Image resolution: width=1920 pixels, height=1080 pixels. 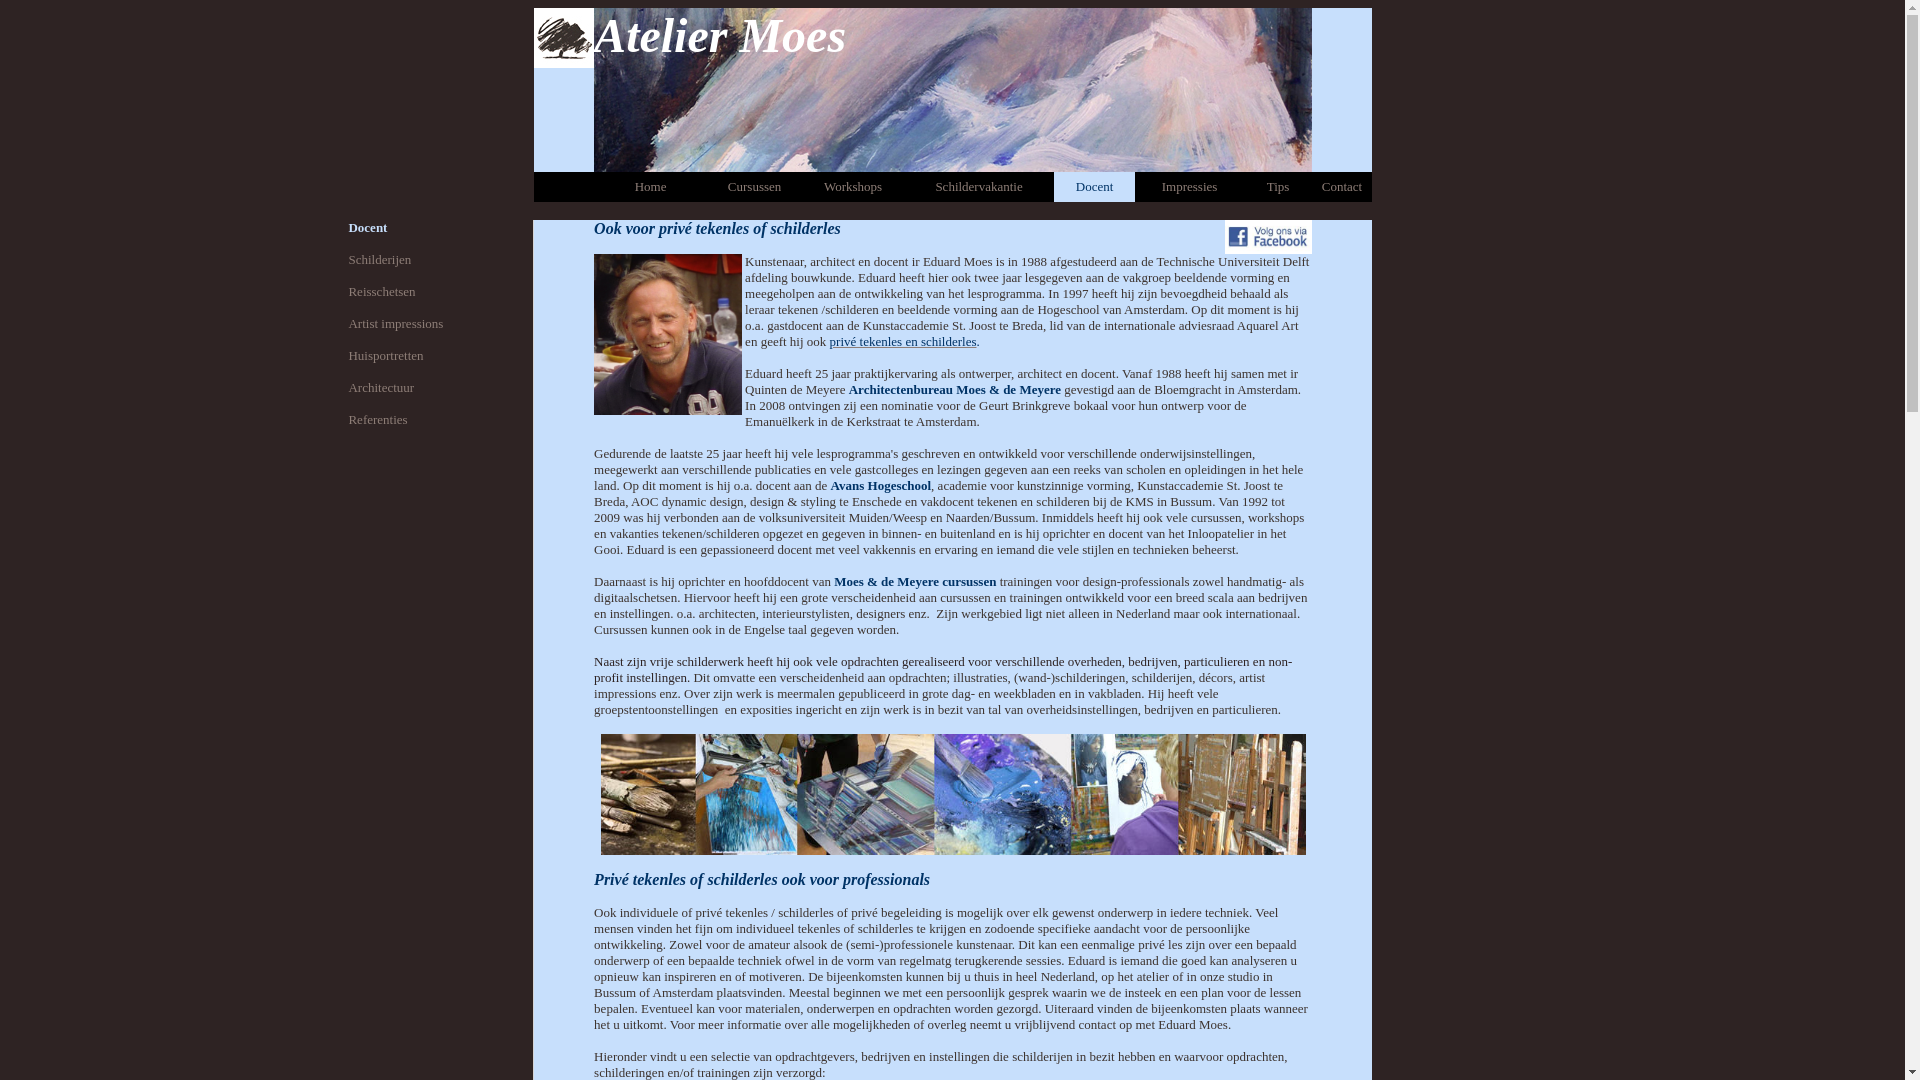 I want to click on 'Home', so click(x=633, y=186).